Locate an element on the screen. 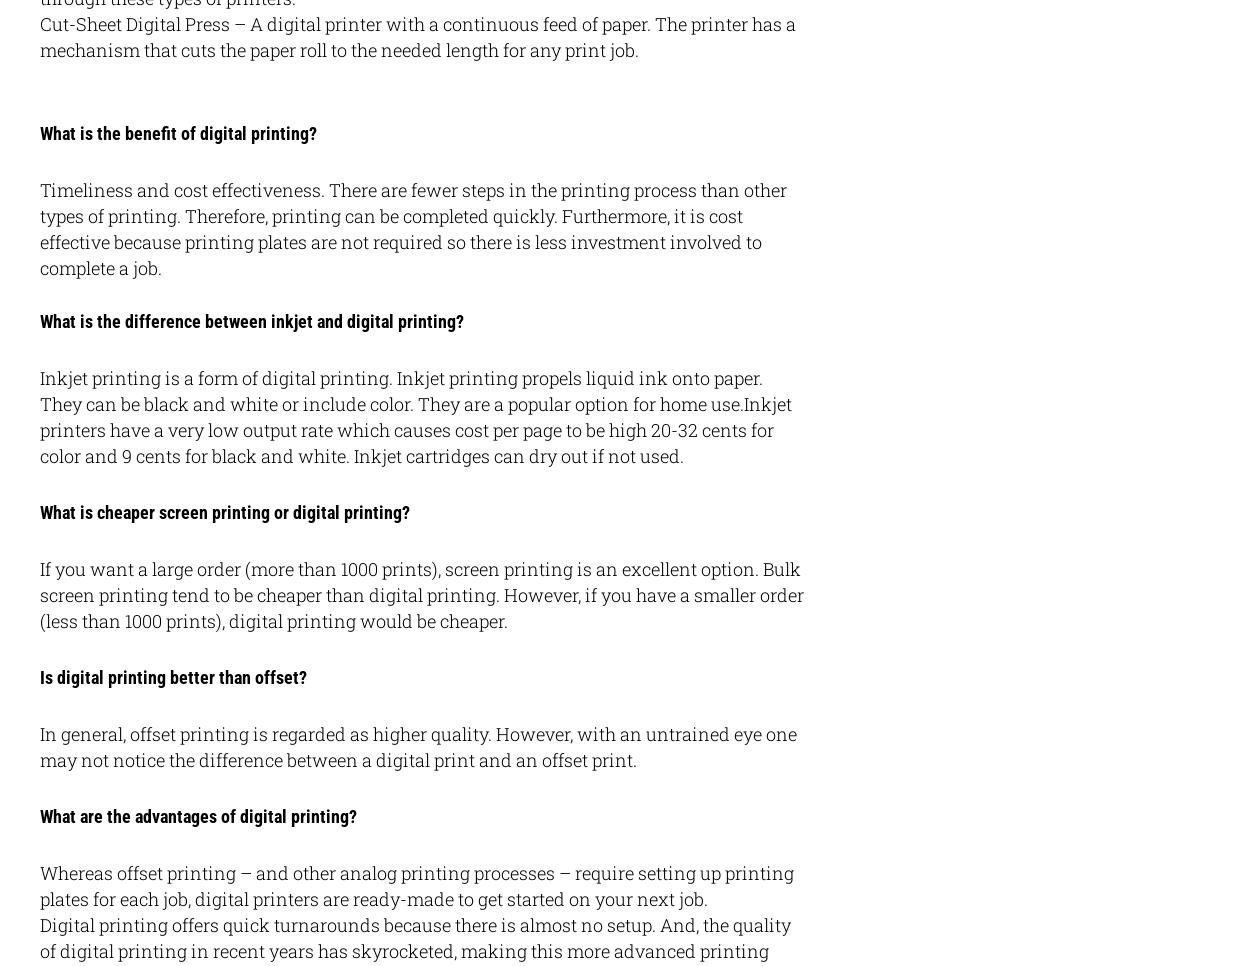  'What is the difference between inkjet and digital printing?' is located at coordinates (252, 321).